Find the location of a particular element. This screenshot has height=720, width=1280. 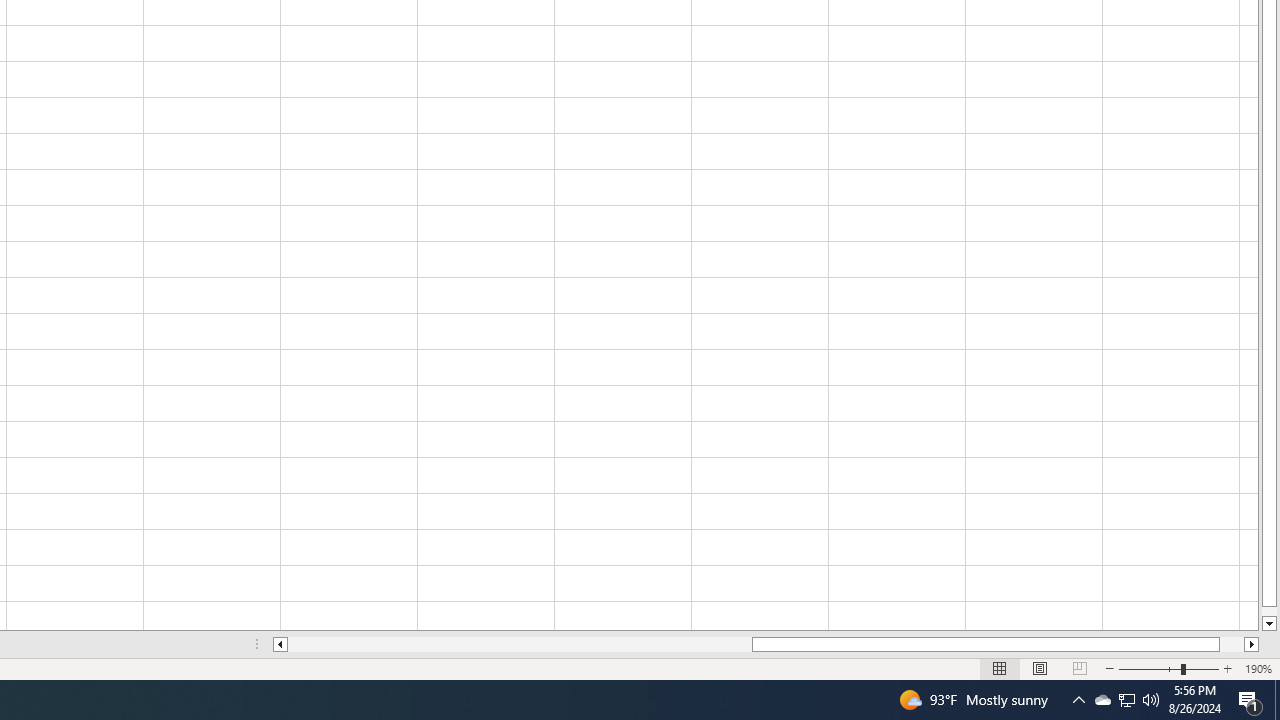

'Line down' is located at coordinates (1268, 623).